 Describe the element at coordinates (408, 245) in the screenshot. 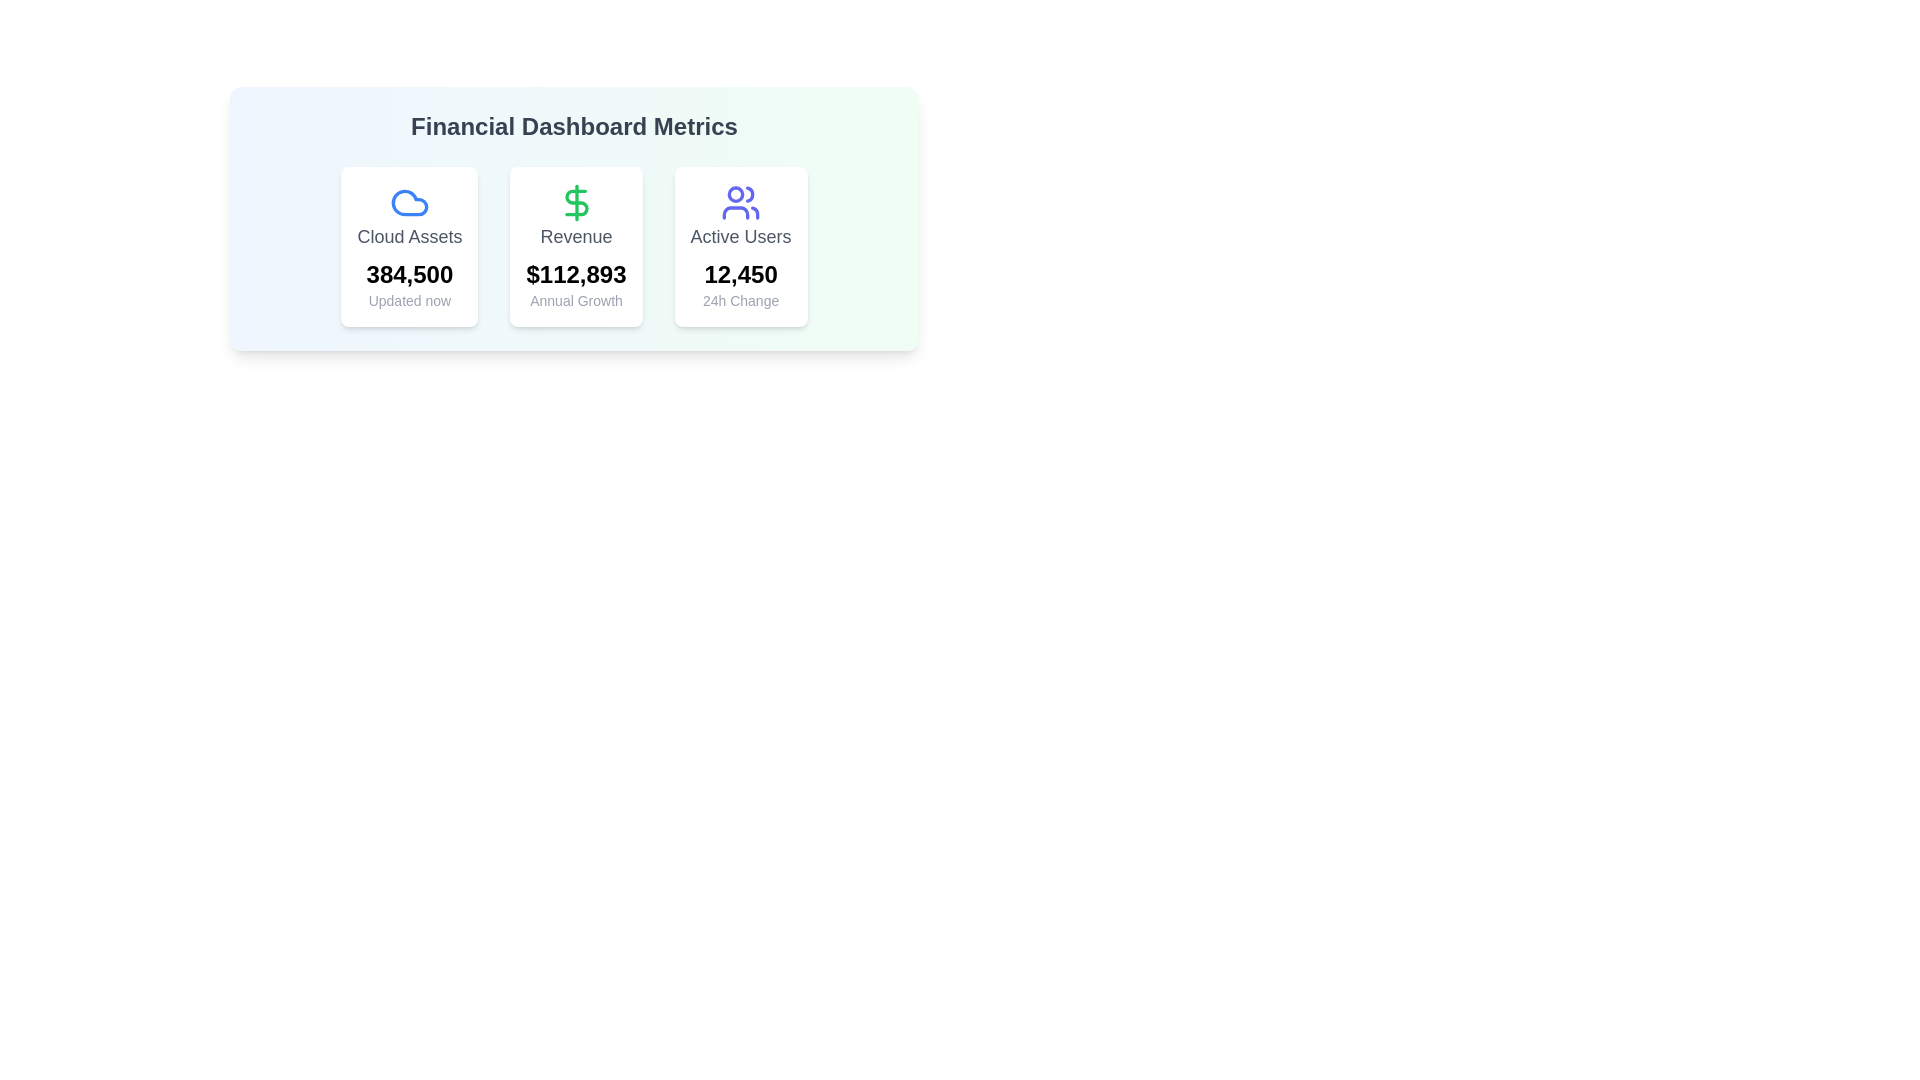

I see `the first Card Component displaying 'Cloud Assets' with a count of 384,500 and the status 'Updated now' in the Financial Dashboard Metrics section` at that location.